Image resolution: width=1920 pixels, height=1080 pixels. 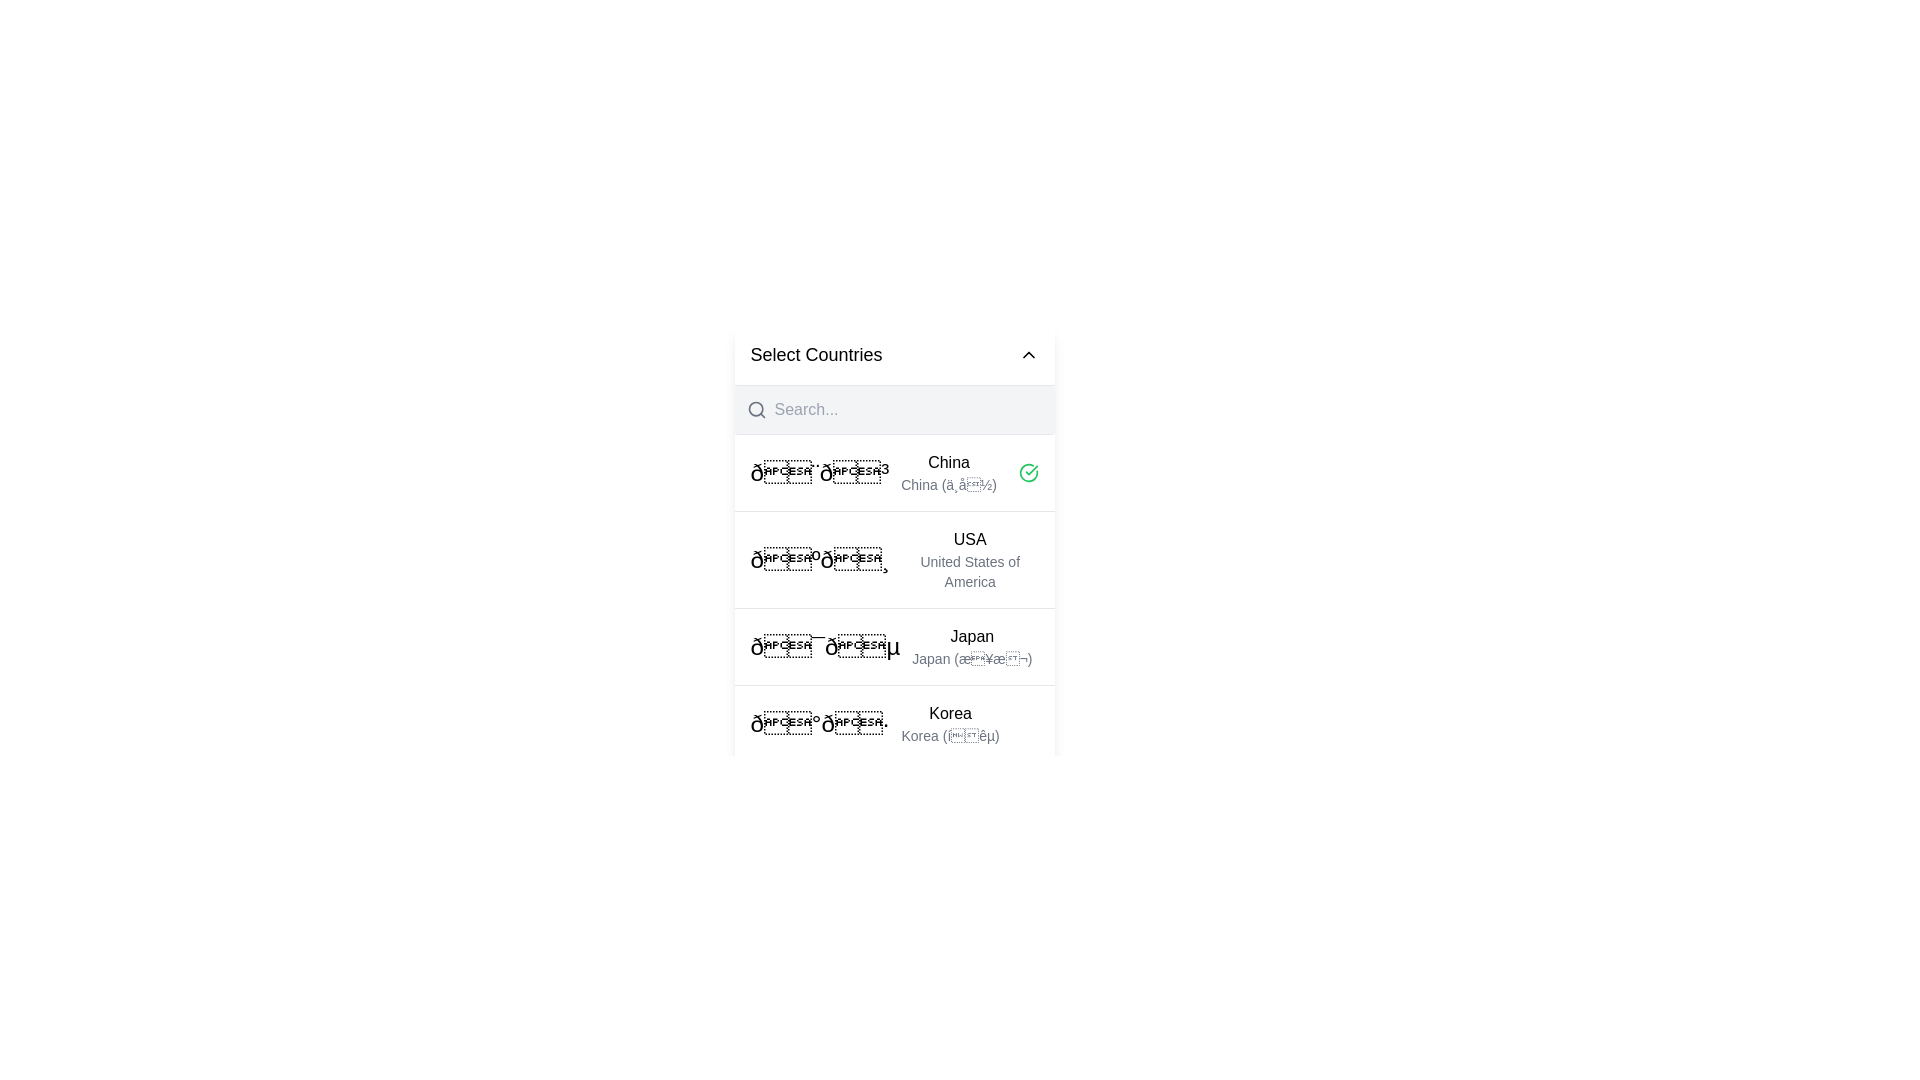 I want to click on text label that provides additional descriptive information about the country, located below the abbreviation 'USA.', so click(x=970, y=571).